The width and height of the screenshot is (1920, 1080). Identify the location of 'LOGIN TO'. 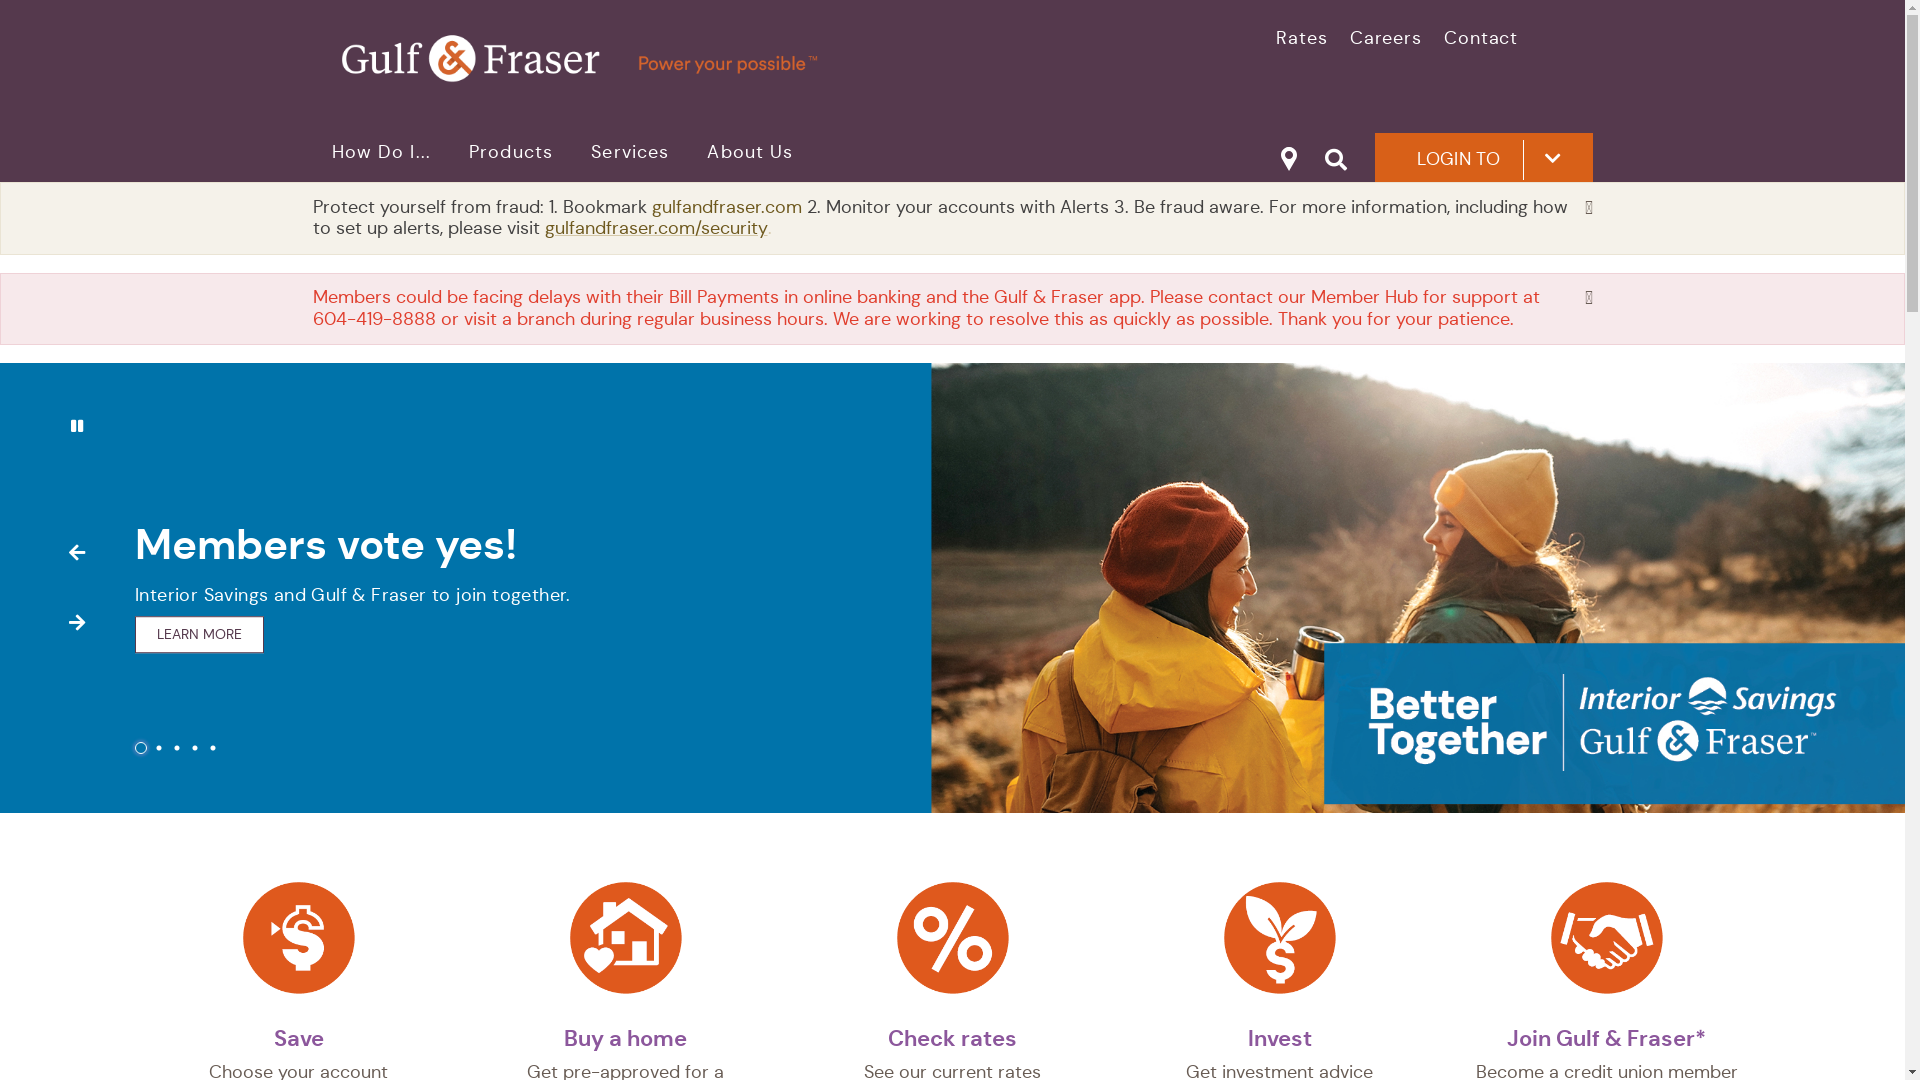
(1483, 156).